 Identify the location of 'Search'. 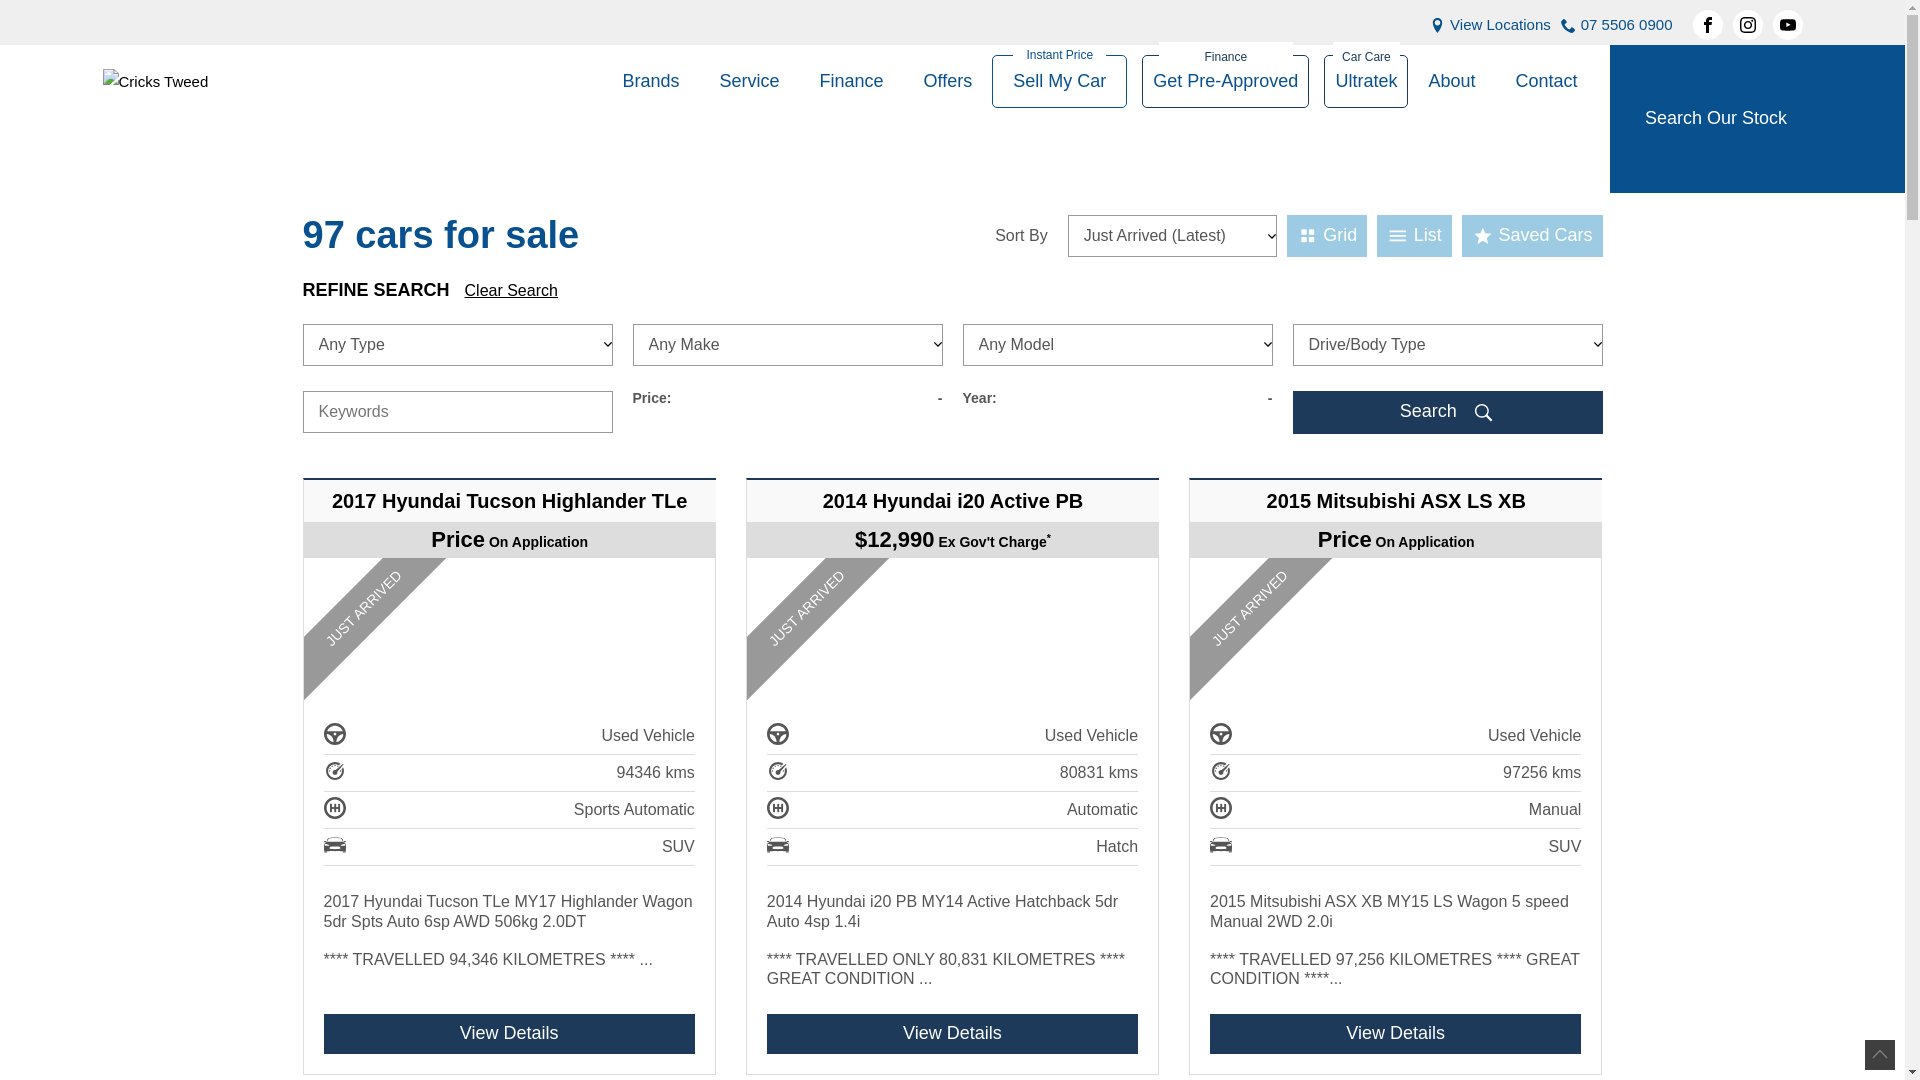
(1446, 411).